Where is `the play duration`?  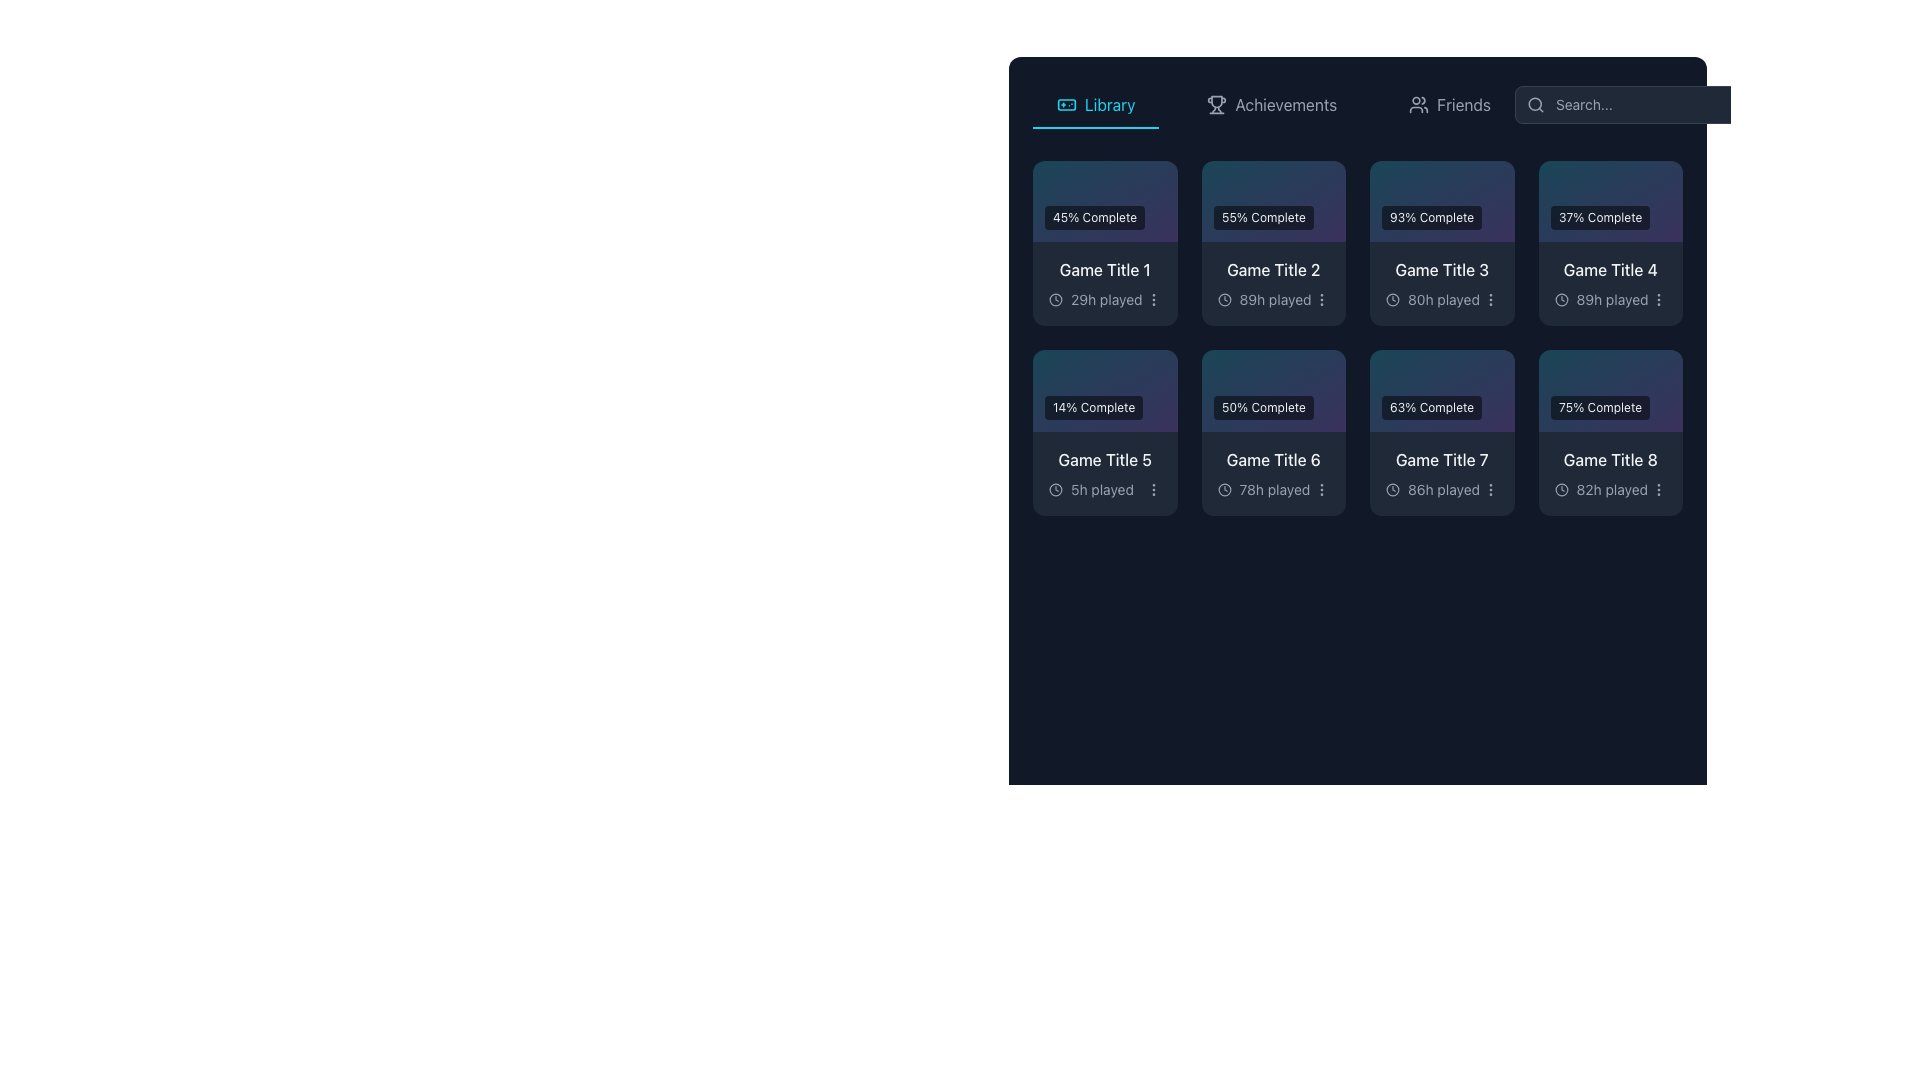 the play duration is located at coordinates (1104, 242).